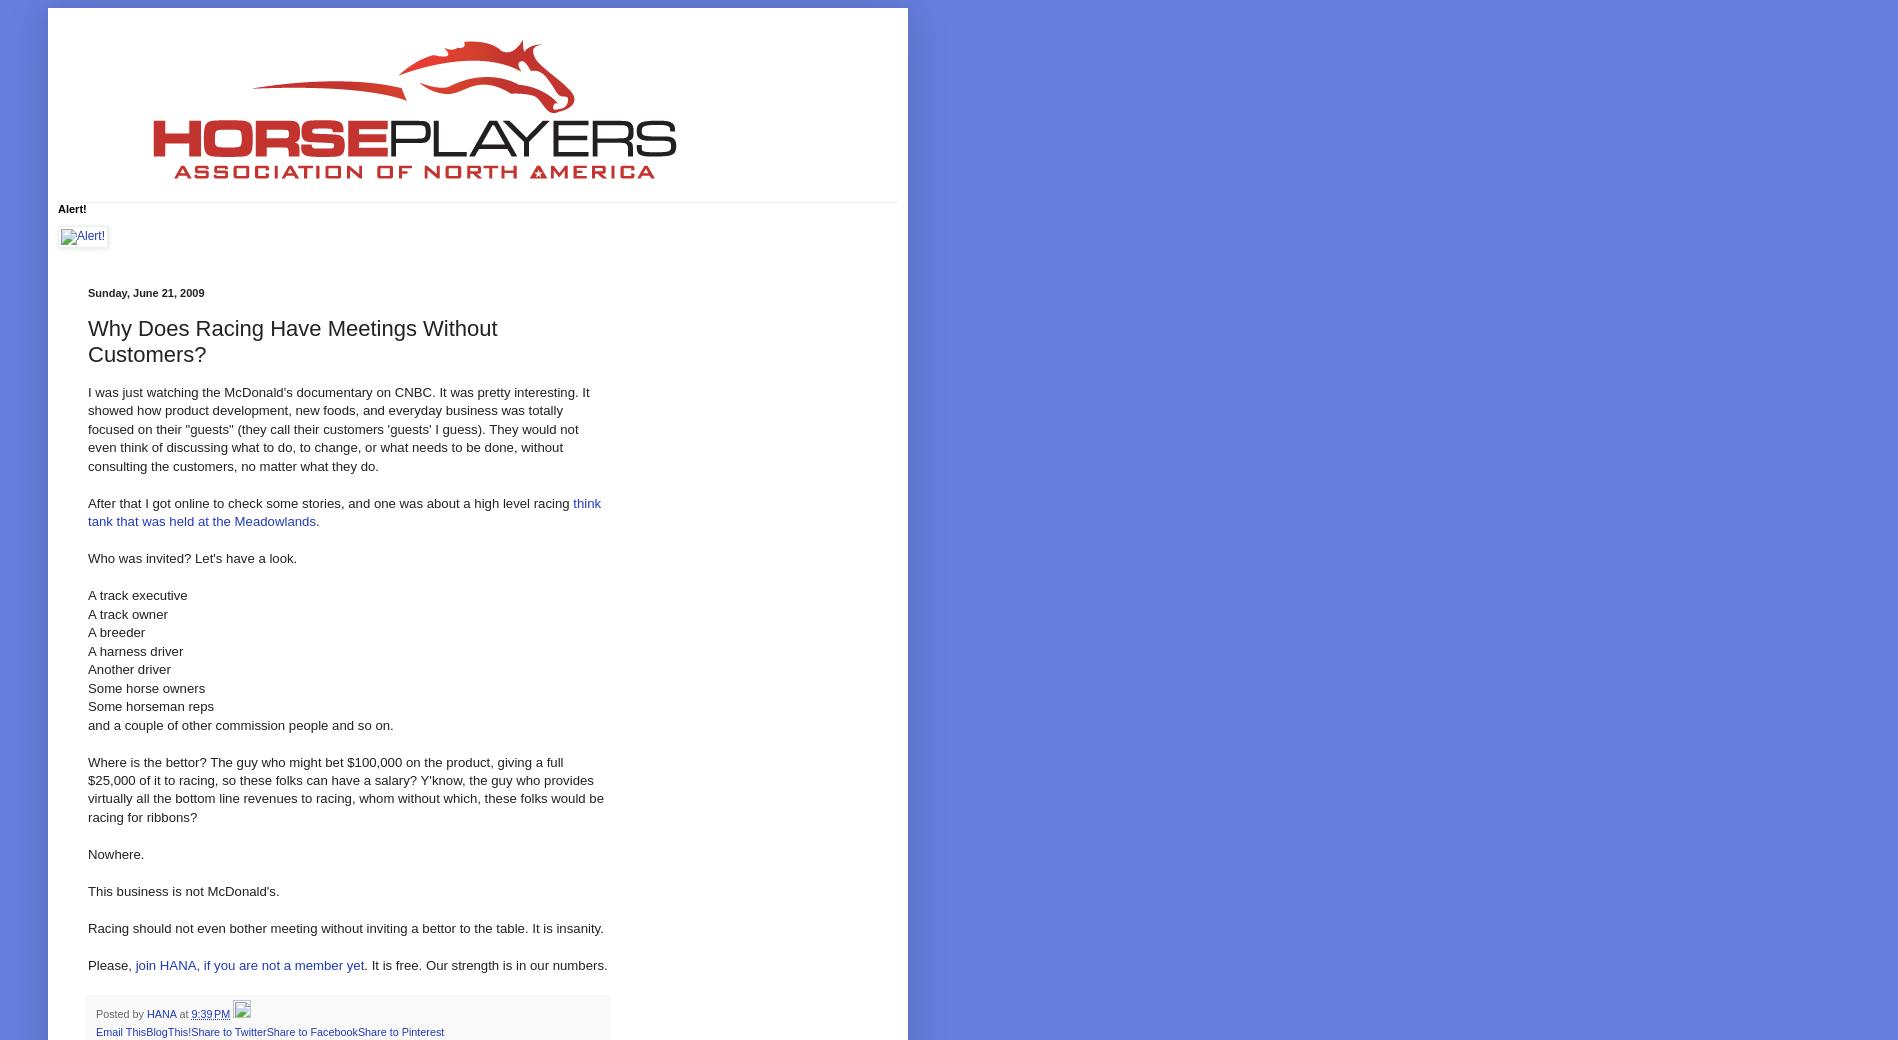 This screenshot has height=1040, width=1898. Describe the element at coordinates (146, 687) in the screenshot. I see `'Some horse owners'` at that location.